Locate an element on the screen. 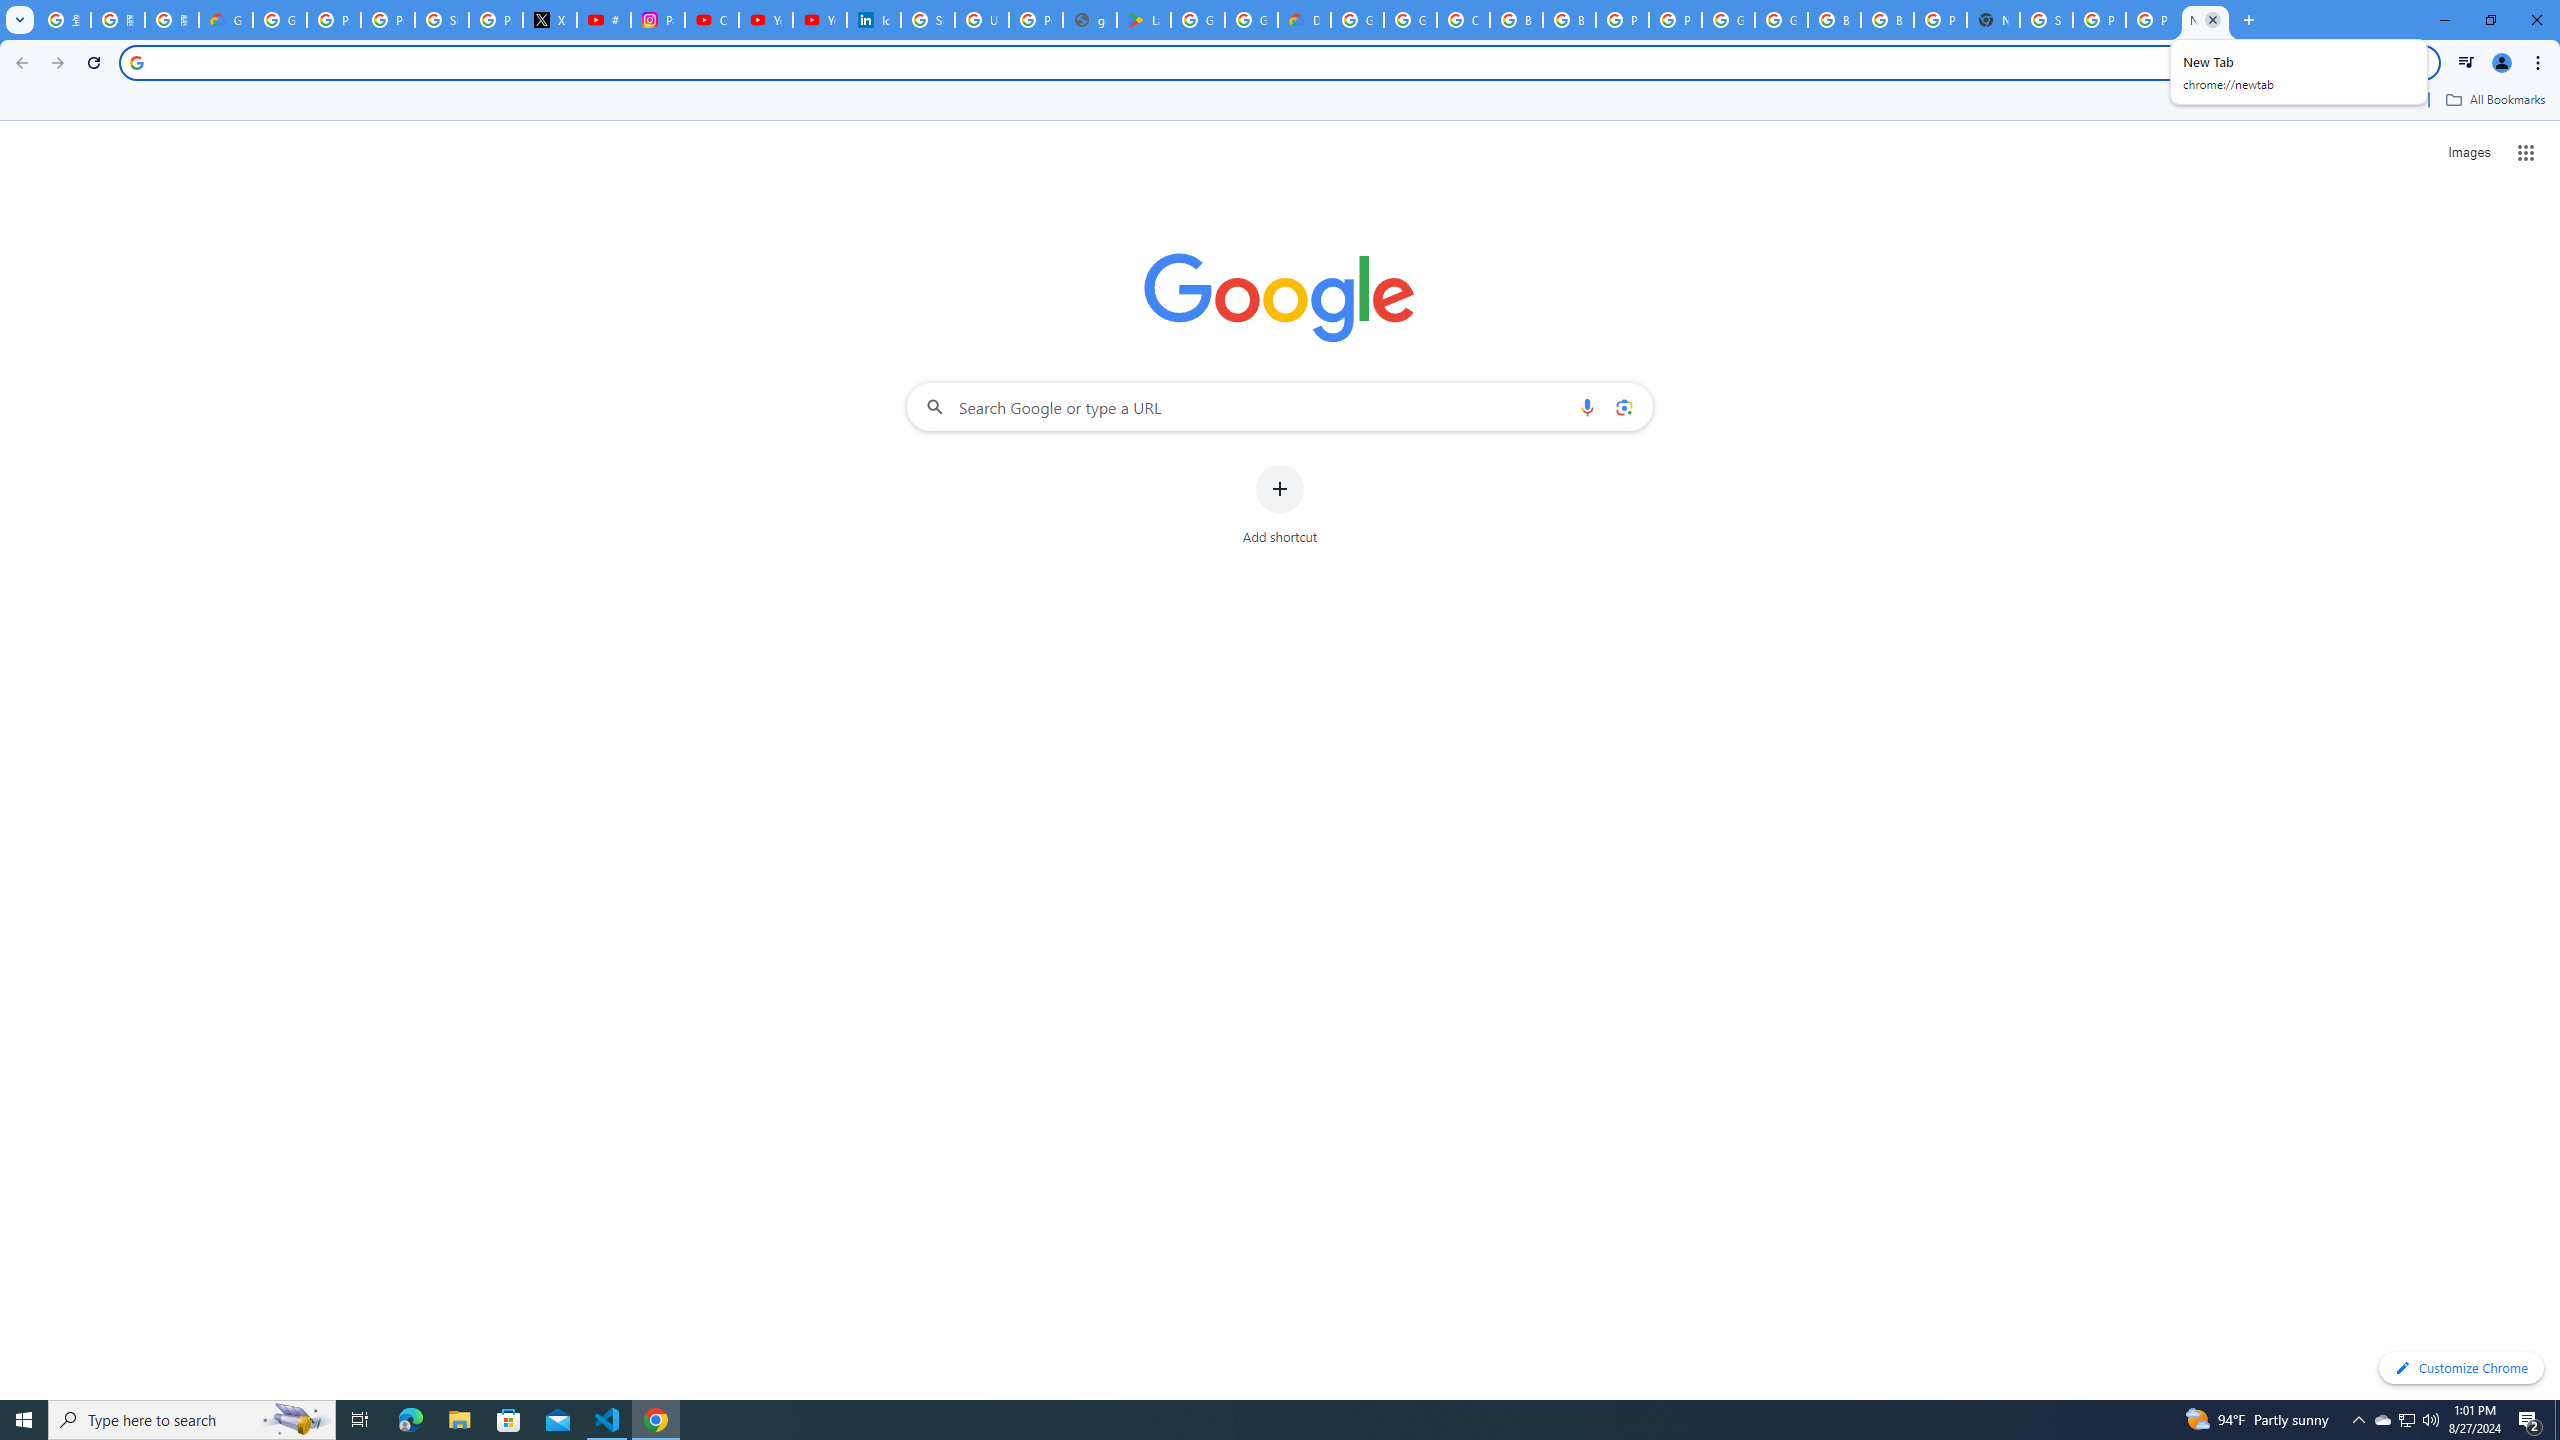 The height and width of the screenshot is (1440, 2560). 'Browse Chrome as a guest - Computer - Google Chrome Help' is located at coordinates (1834, 19).